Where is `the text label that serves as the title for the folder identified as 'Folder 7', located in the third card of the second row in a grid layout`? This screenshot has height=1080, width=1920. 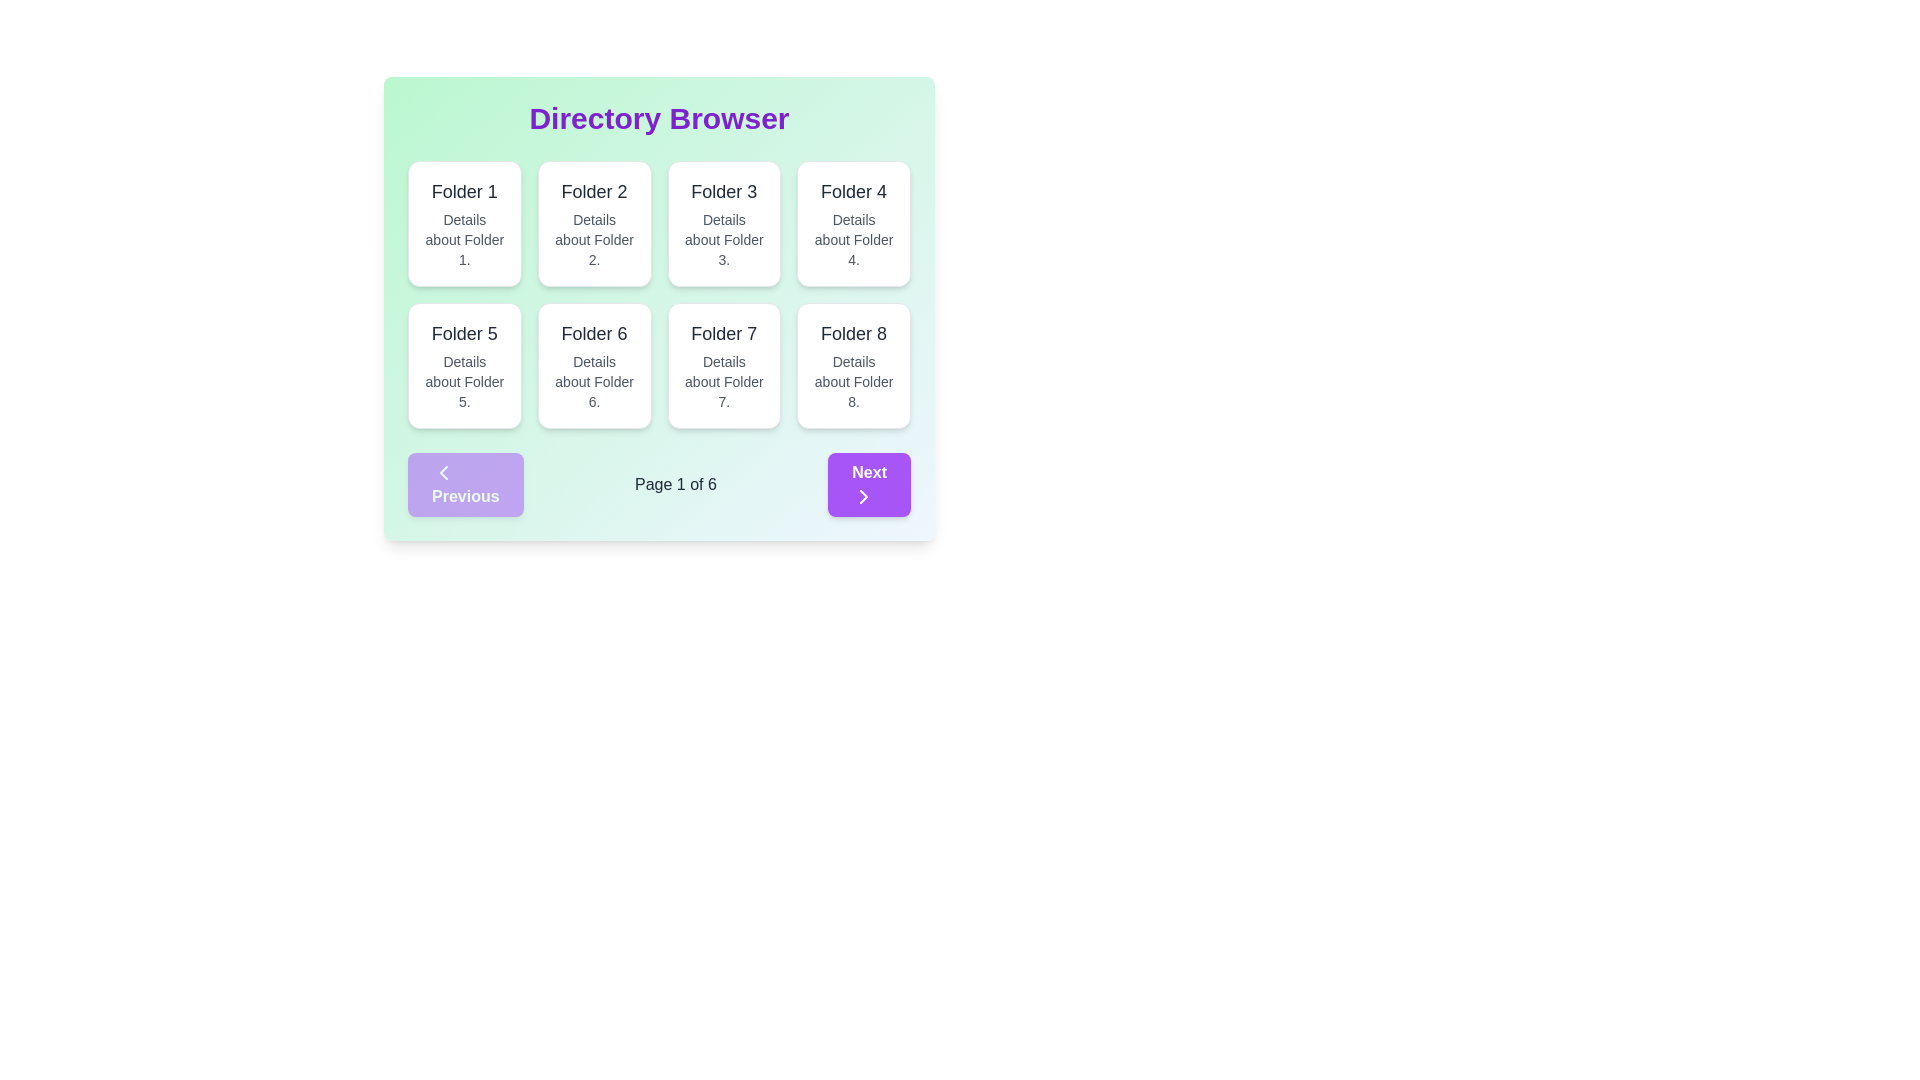 the text label that serves as the title for the folder identified as 'Folder 7', located in the third card of the second row in a grid layout is located at coordinates (723, 333).